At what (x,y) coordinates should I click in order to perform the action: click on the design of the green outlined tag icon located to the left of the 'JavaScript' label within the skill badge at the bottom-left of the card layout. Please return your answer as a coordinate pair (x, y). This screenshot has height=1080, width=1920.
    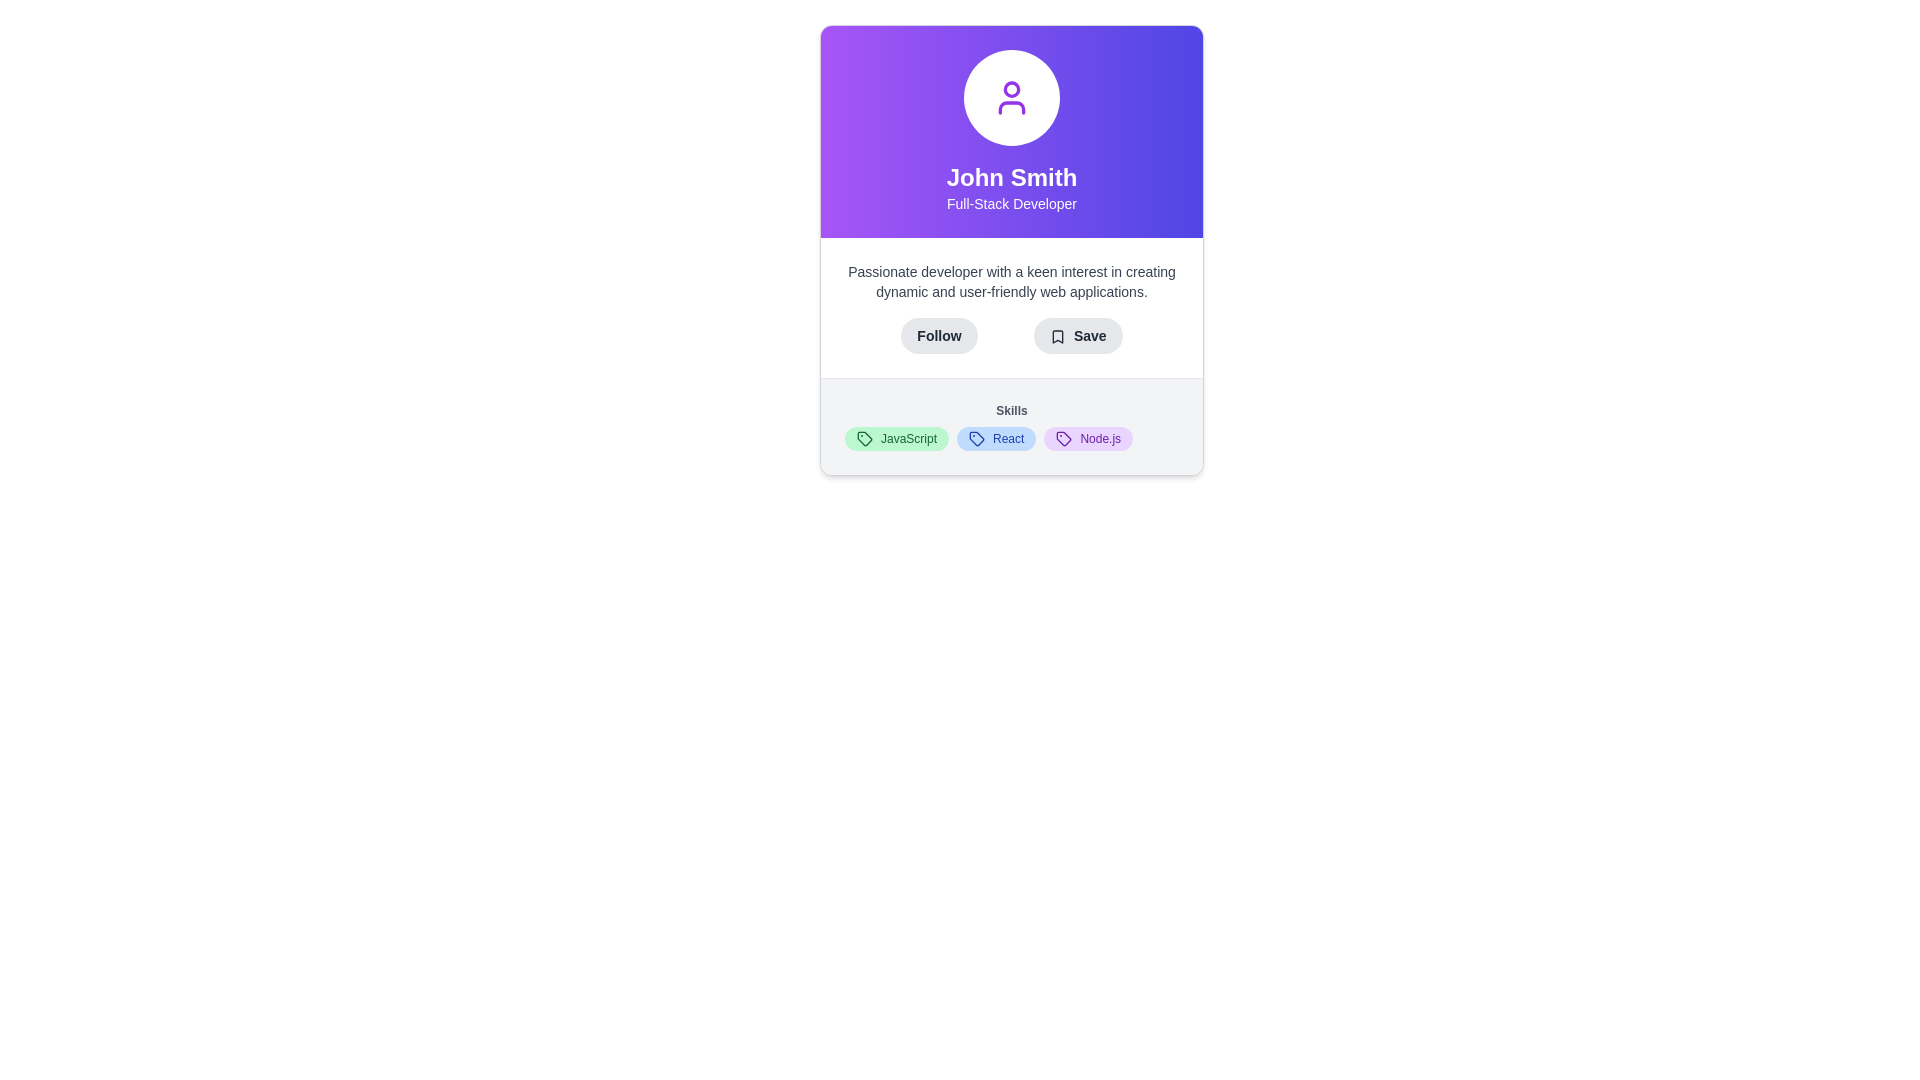
    Looking at the image, I should click on (864, 438).